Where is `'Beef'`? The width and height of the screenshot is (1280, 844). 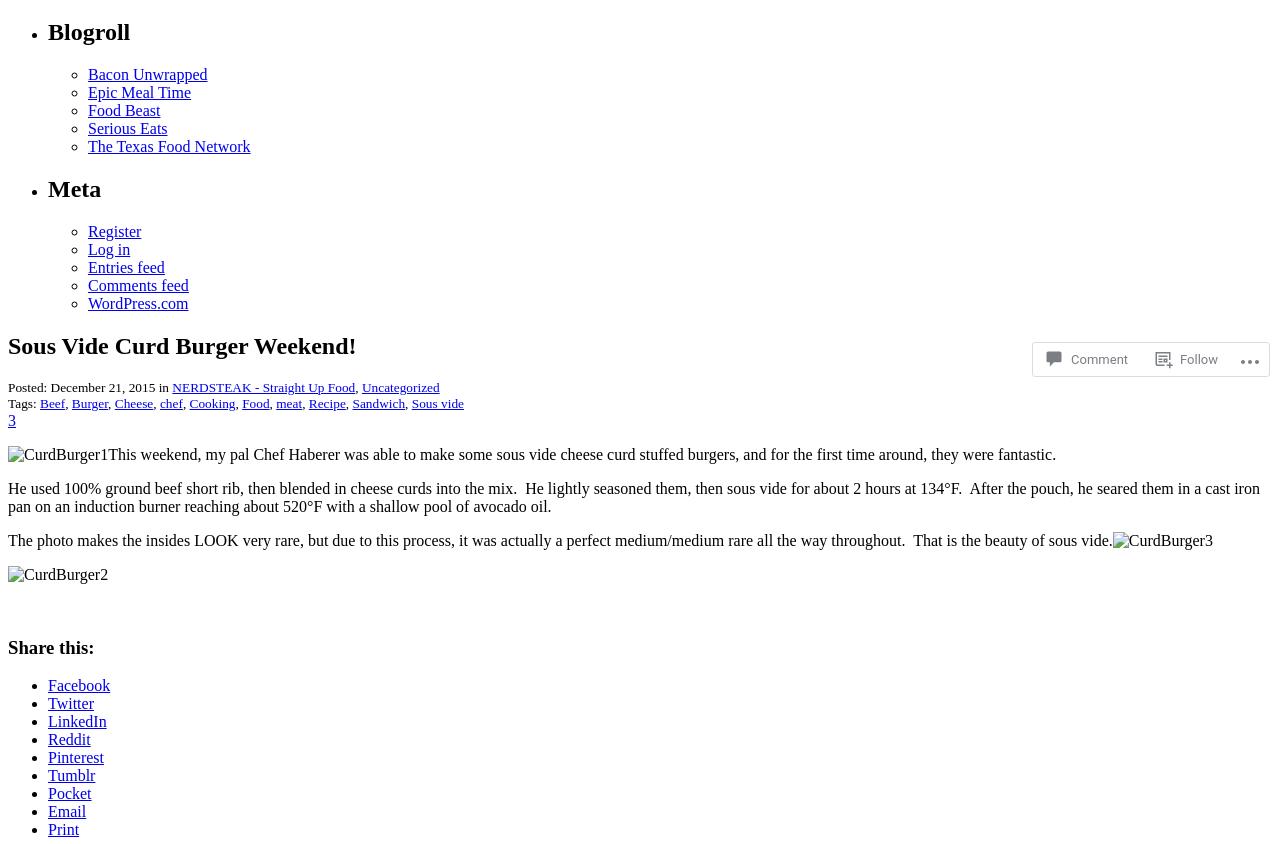 'Beef' is located at coordinates (52, 403).